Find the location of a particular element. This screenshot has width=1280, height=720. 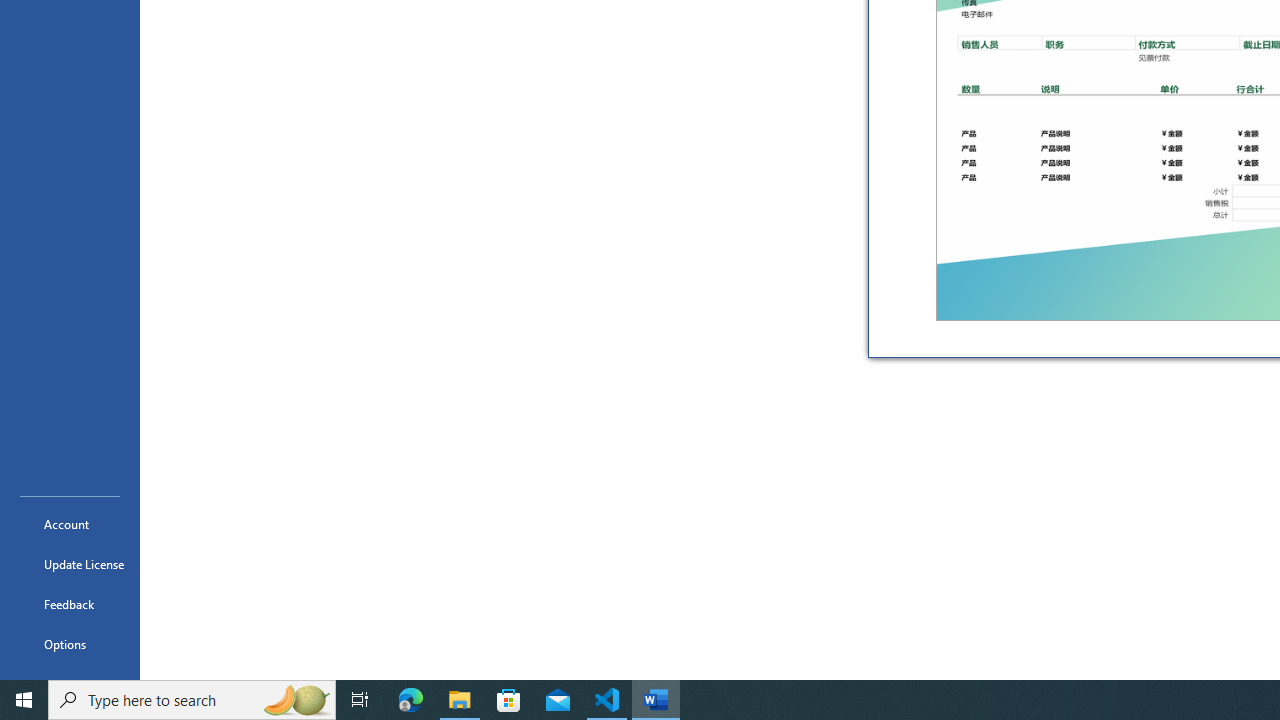

'Account' is located at coordinates (69, 523).